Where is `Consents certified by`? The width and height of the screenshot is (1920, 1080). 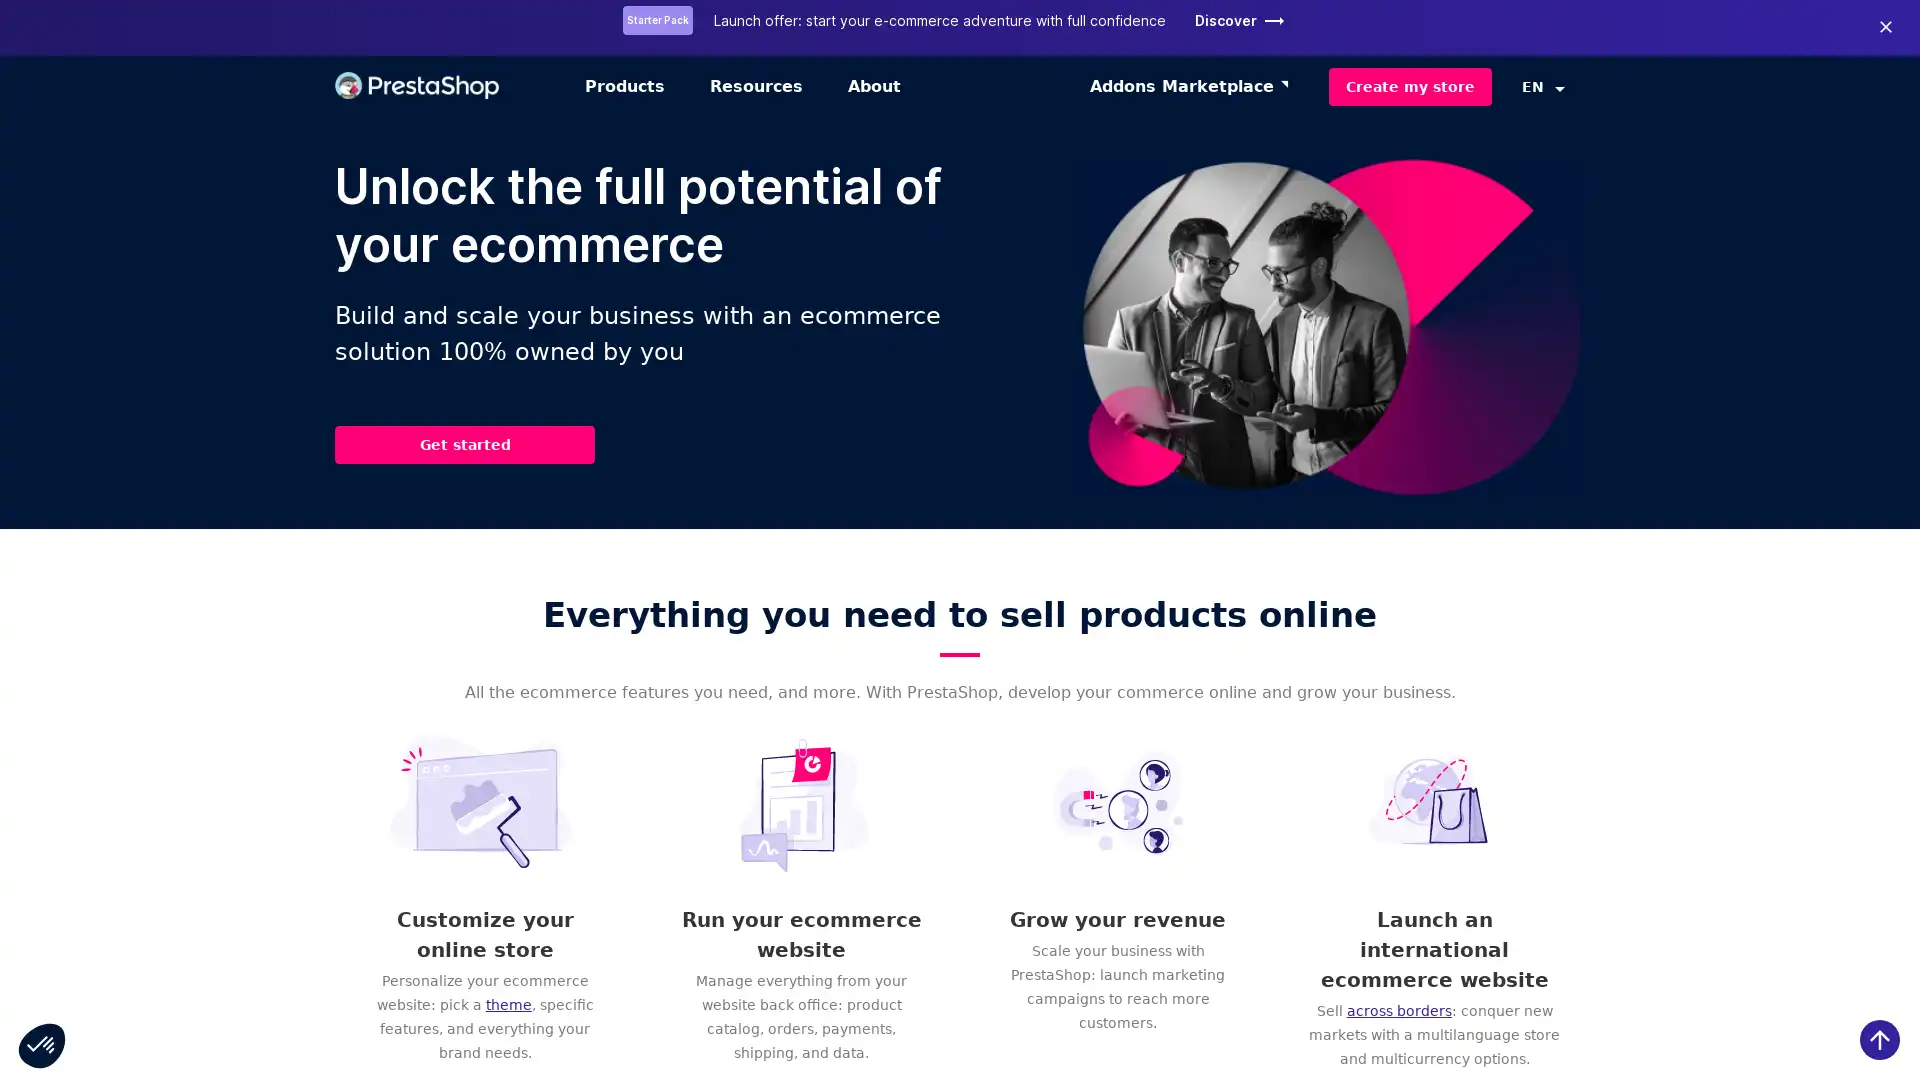 Consents certified by is located at coordinates (229, 944).